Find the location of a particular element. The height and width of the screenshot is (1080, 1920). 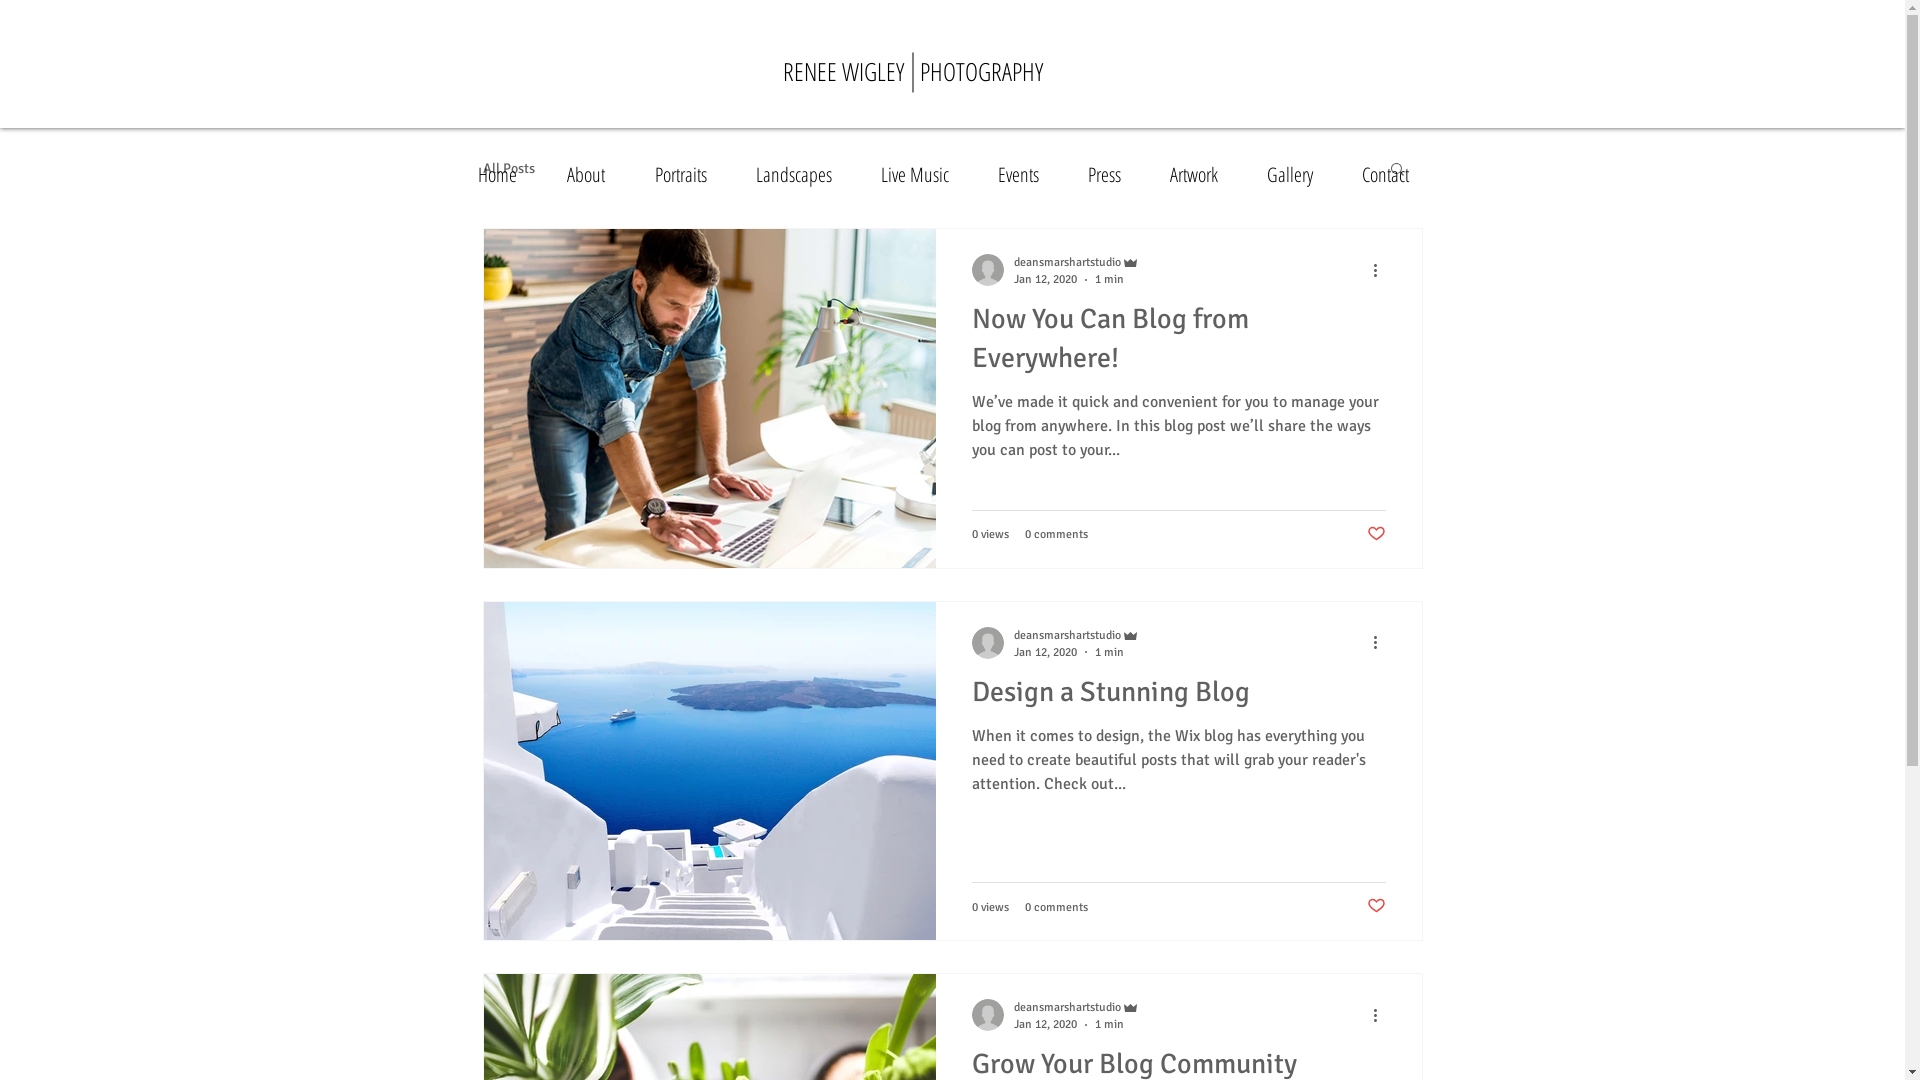

'Gallery' is located at coordinates (1299, 173).